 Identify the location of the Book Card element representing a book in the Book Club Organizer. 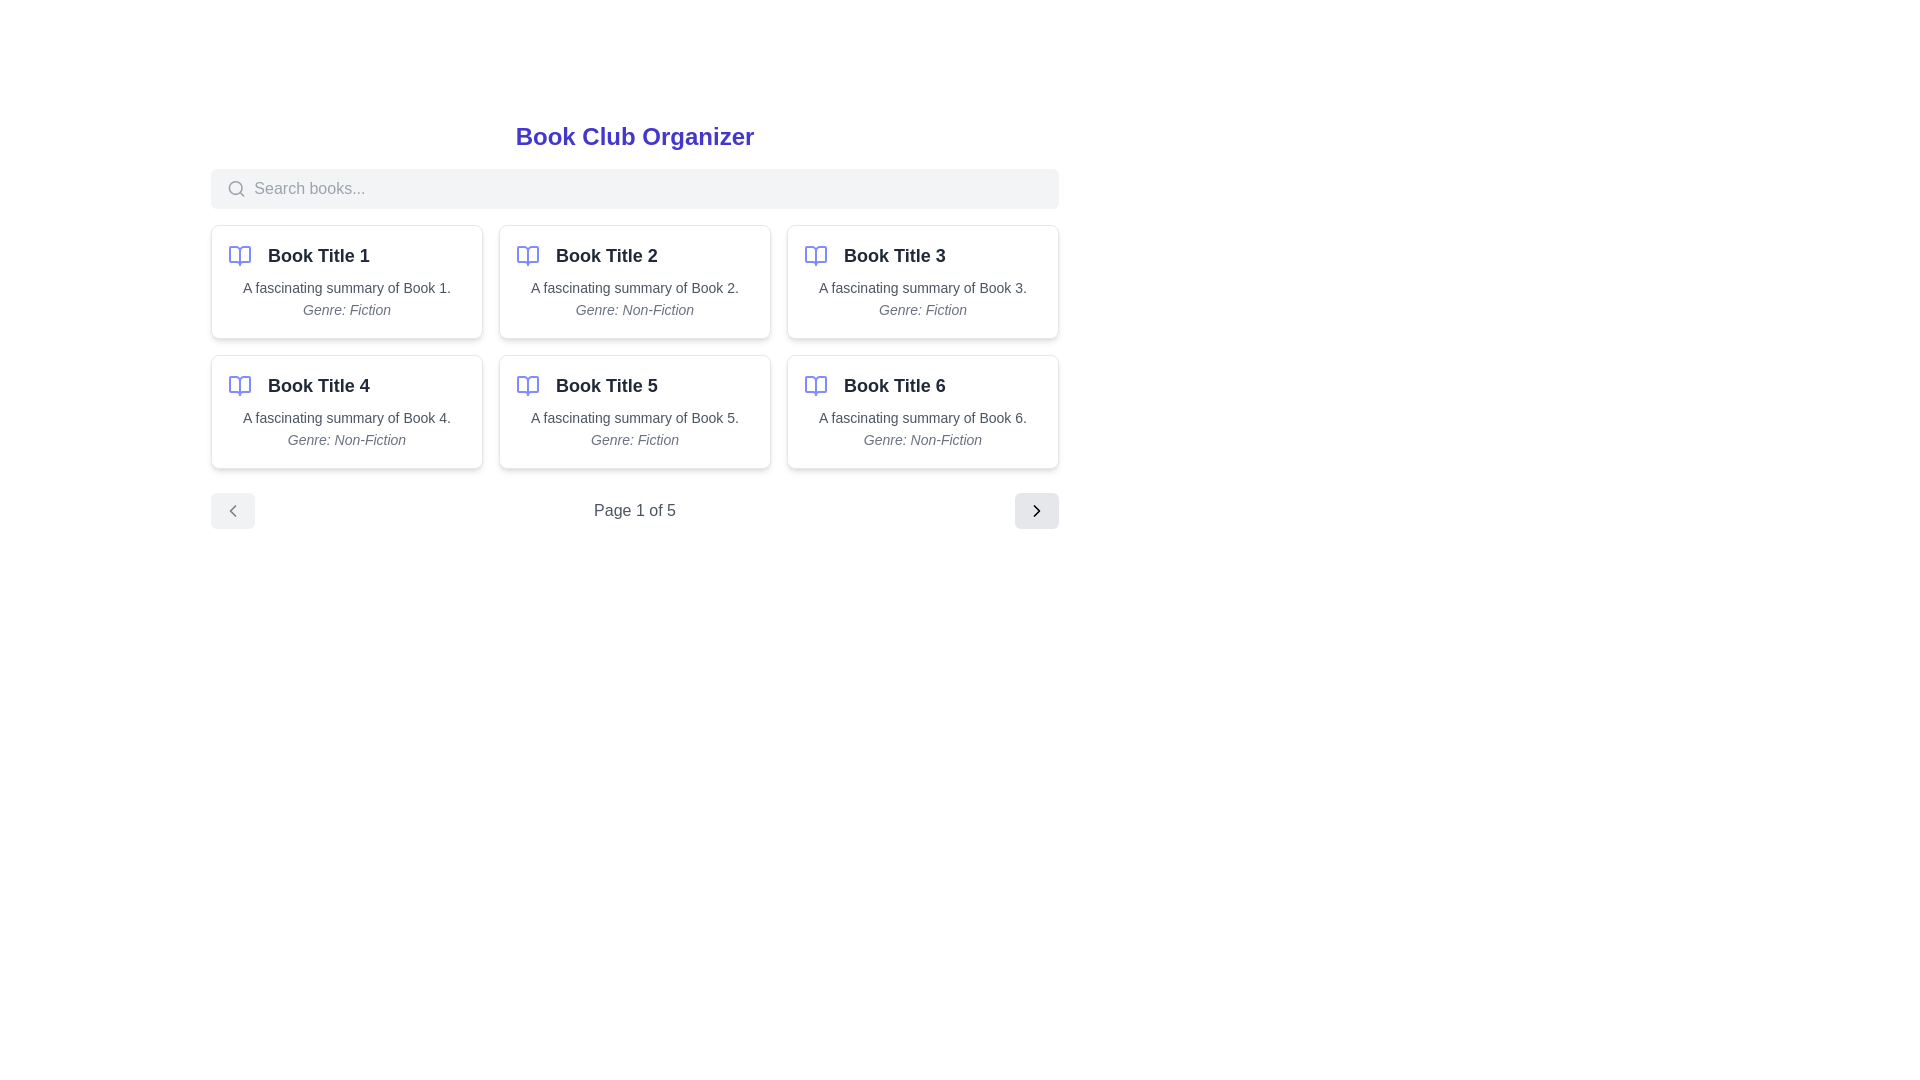
(633, 323).